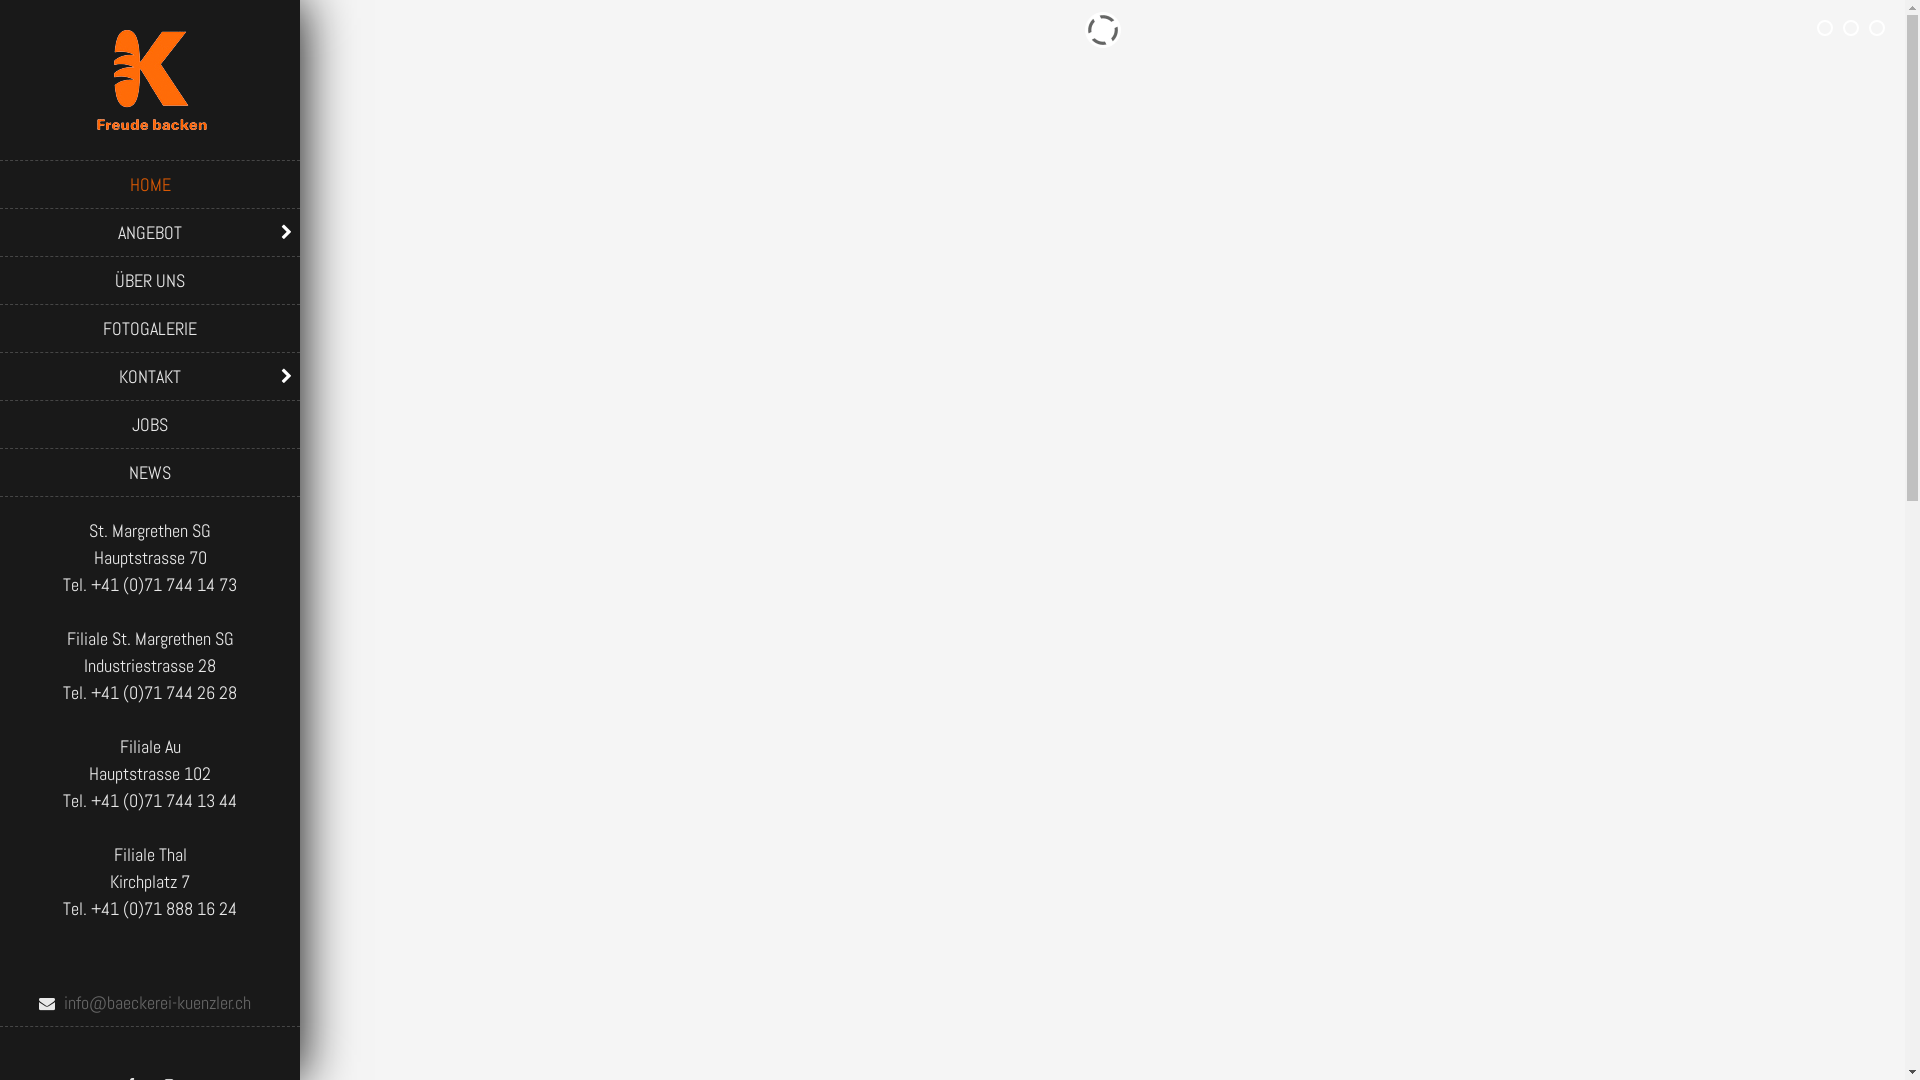 This screenshot has height=1080, width=1920. I want to click on '+41 (0)71 744 14 73', so click(163, 584).